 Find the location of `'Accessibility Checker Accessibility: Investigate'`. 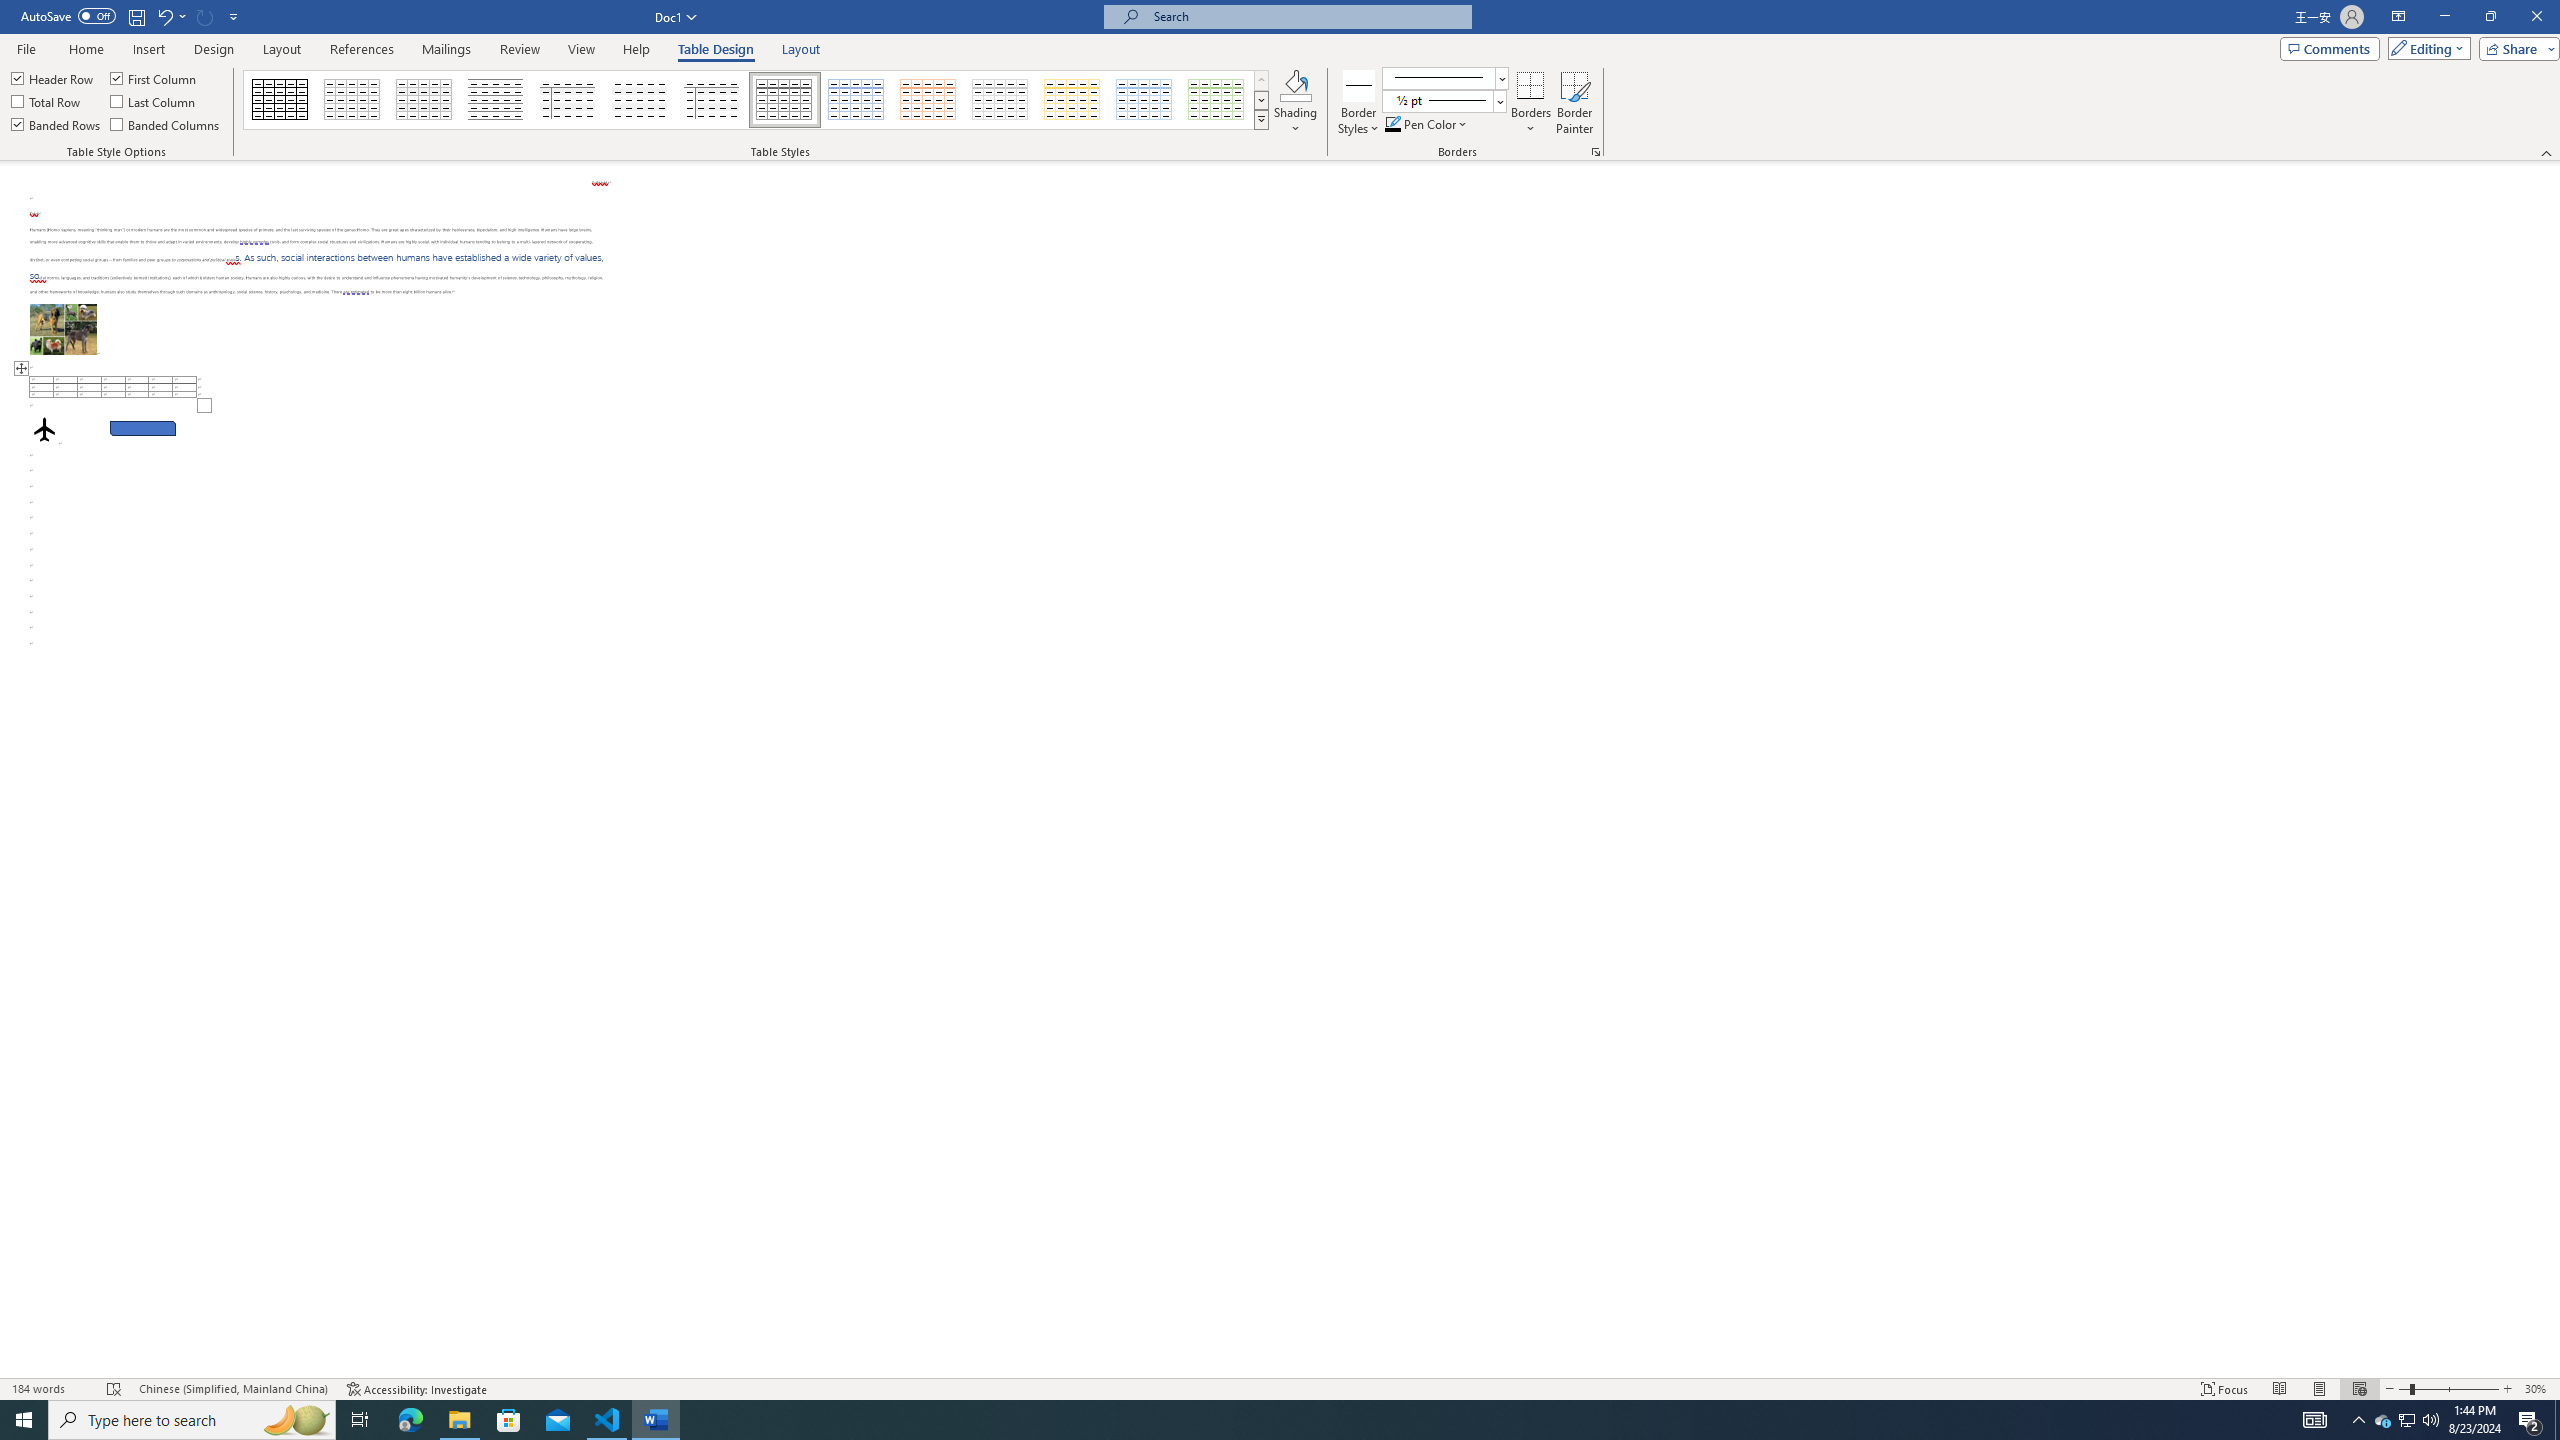

'Accessibility Checker Accessibility: Investigate' is located at coordinates (416, 1389).